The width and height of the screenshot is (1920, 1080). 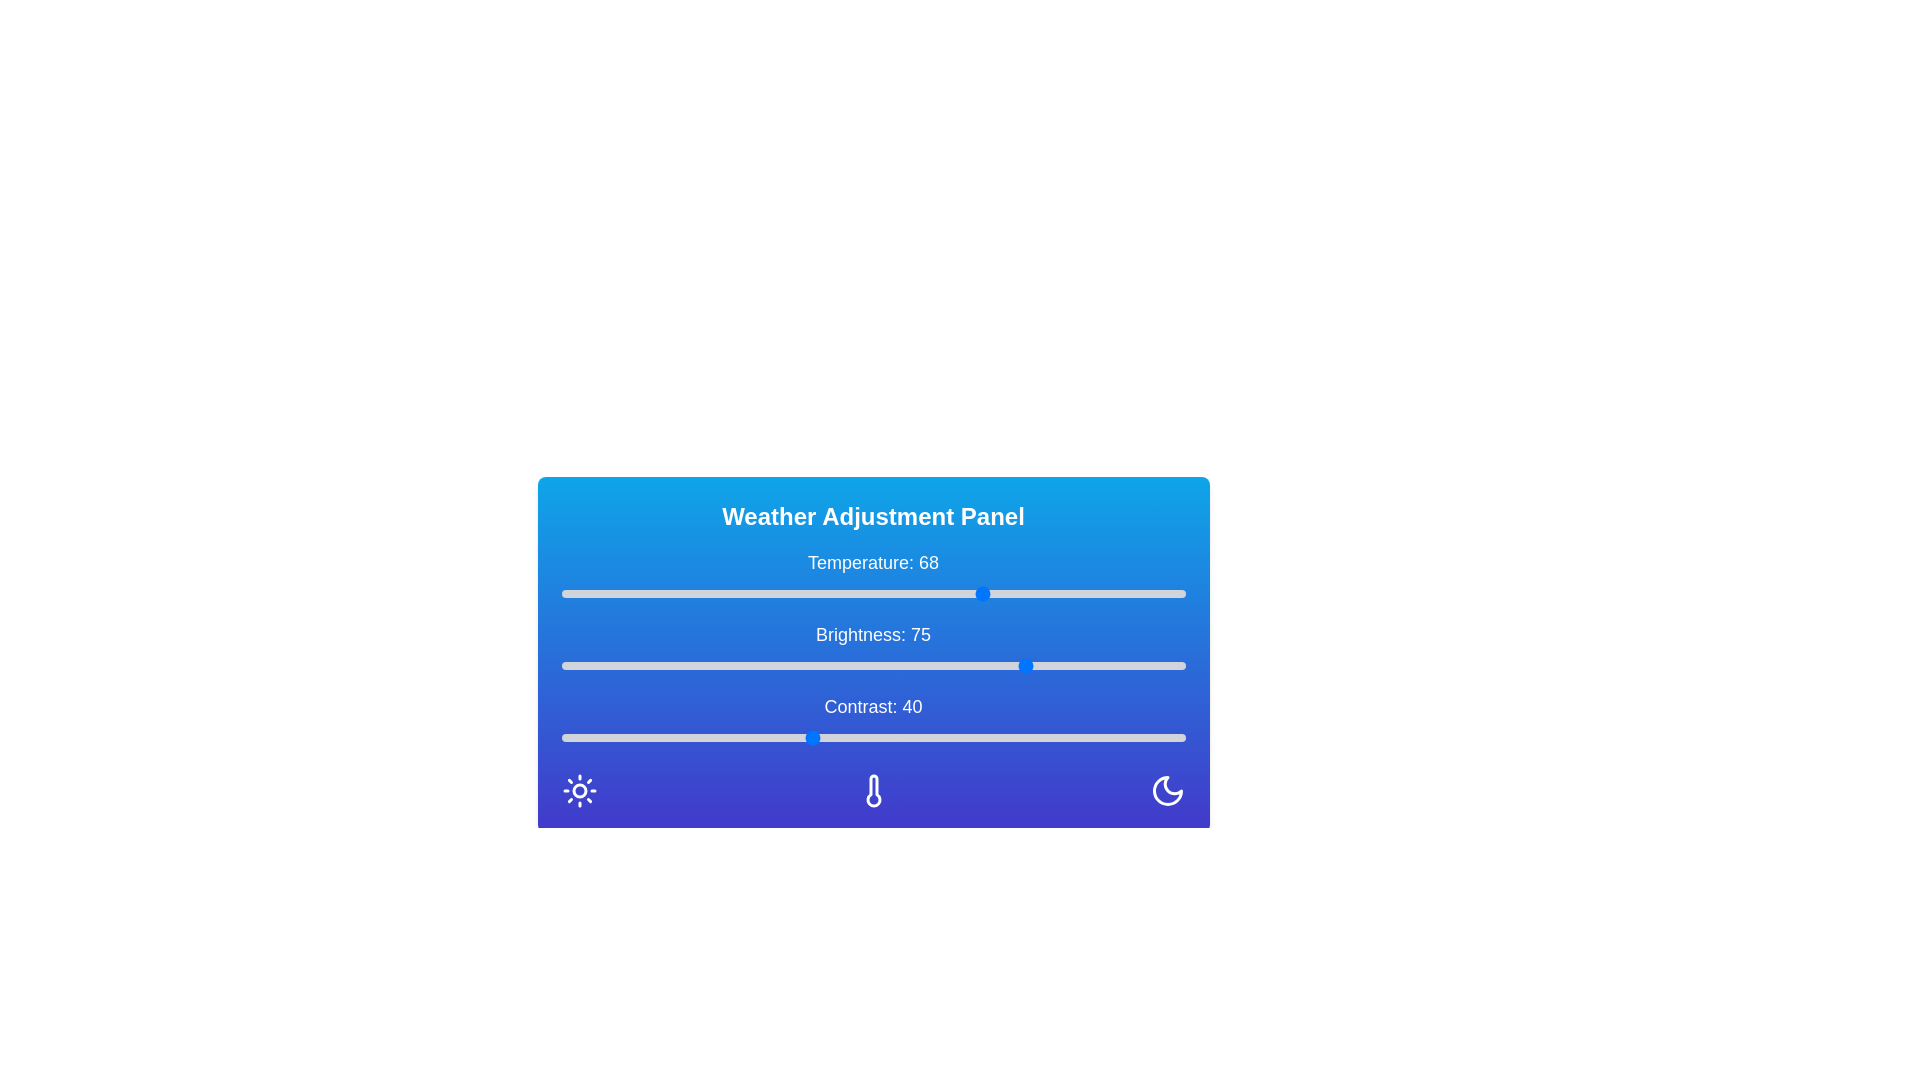 I want to click on the Sun icon in the Weather Adjustment Panel, so click(x=578, y=789).